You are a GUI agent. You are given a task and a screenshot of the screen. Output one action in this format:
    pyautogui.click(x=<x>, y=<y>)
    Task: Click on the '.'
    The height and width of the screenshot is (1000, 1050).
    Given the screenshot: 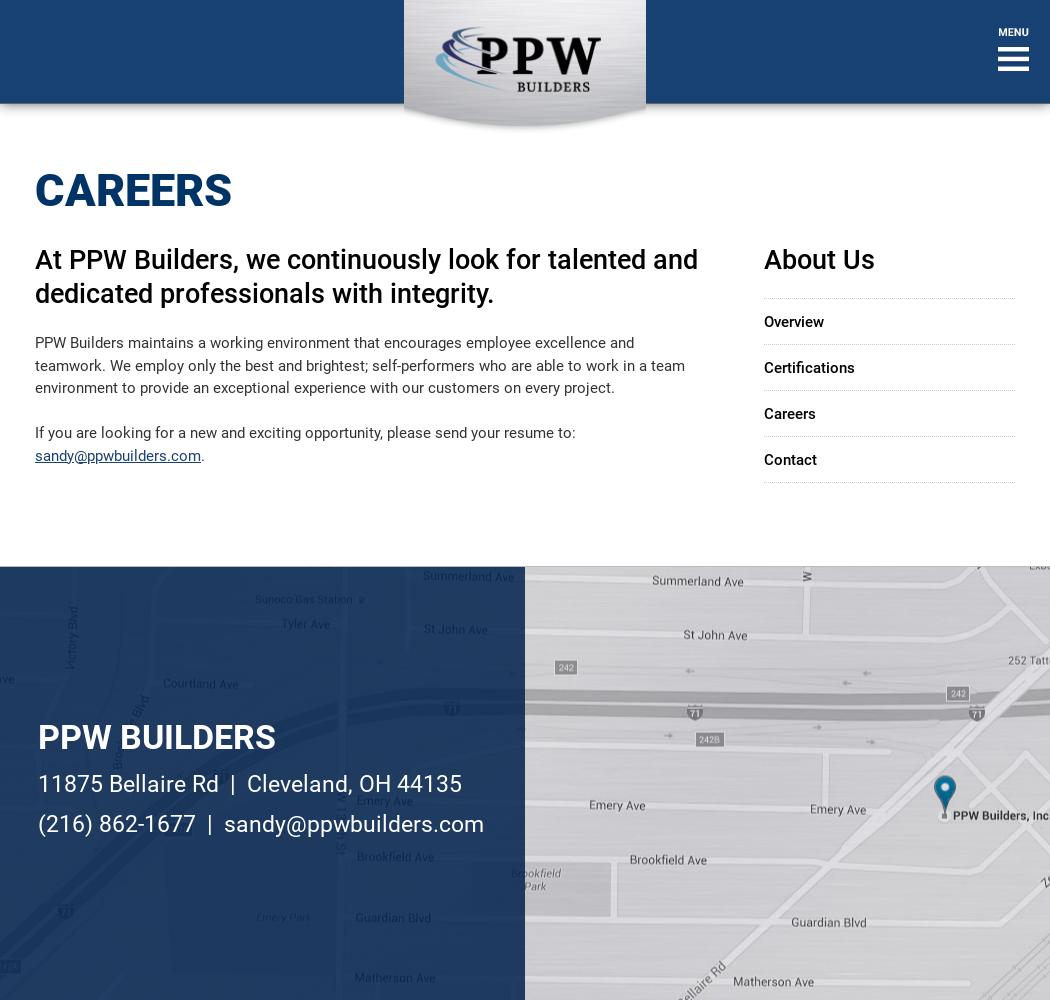 What is the action you would take?
    pyautogui.click(x=201, y=454)
    